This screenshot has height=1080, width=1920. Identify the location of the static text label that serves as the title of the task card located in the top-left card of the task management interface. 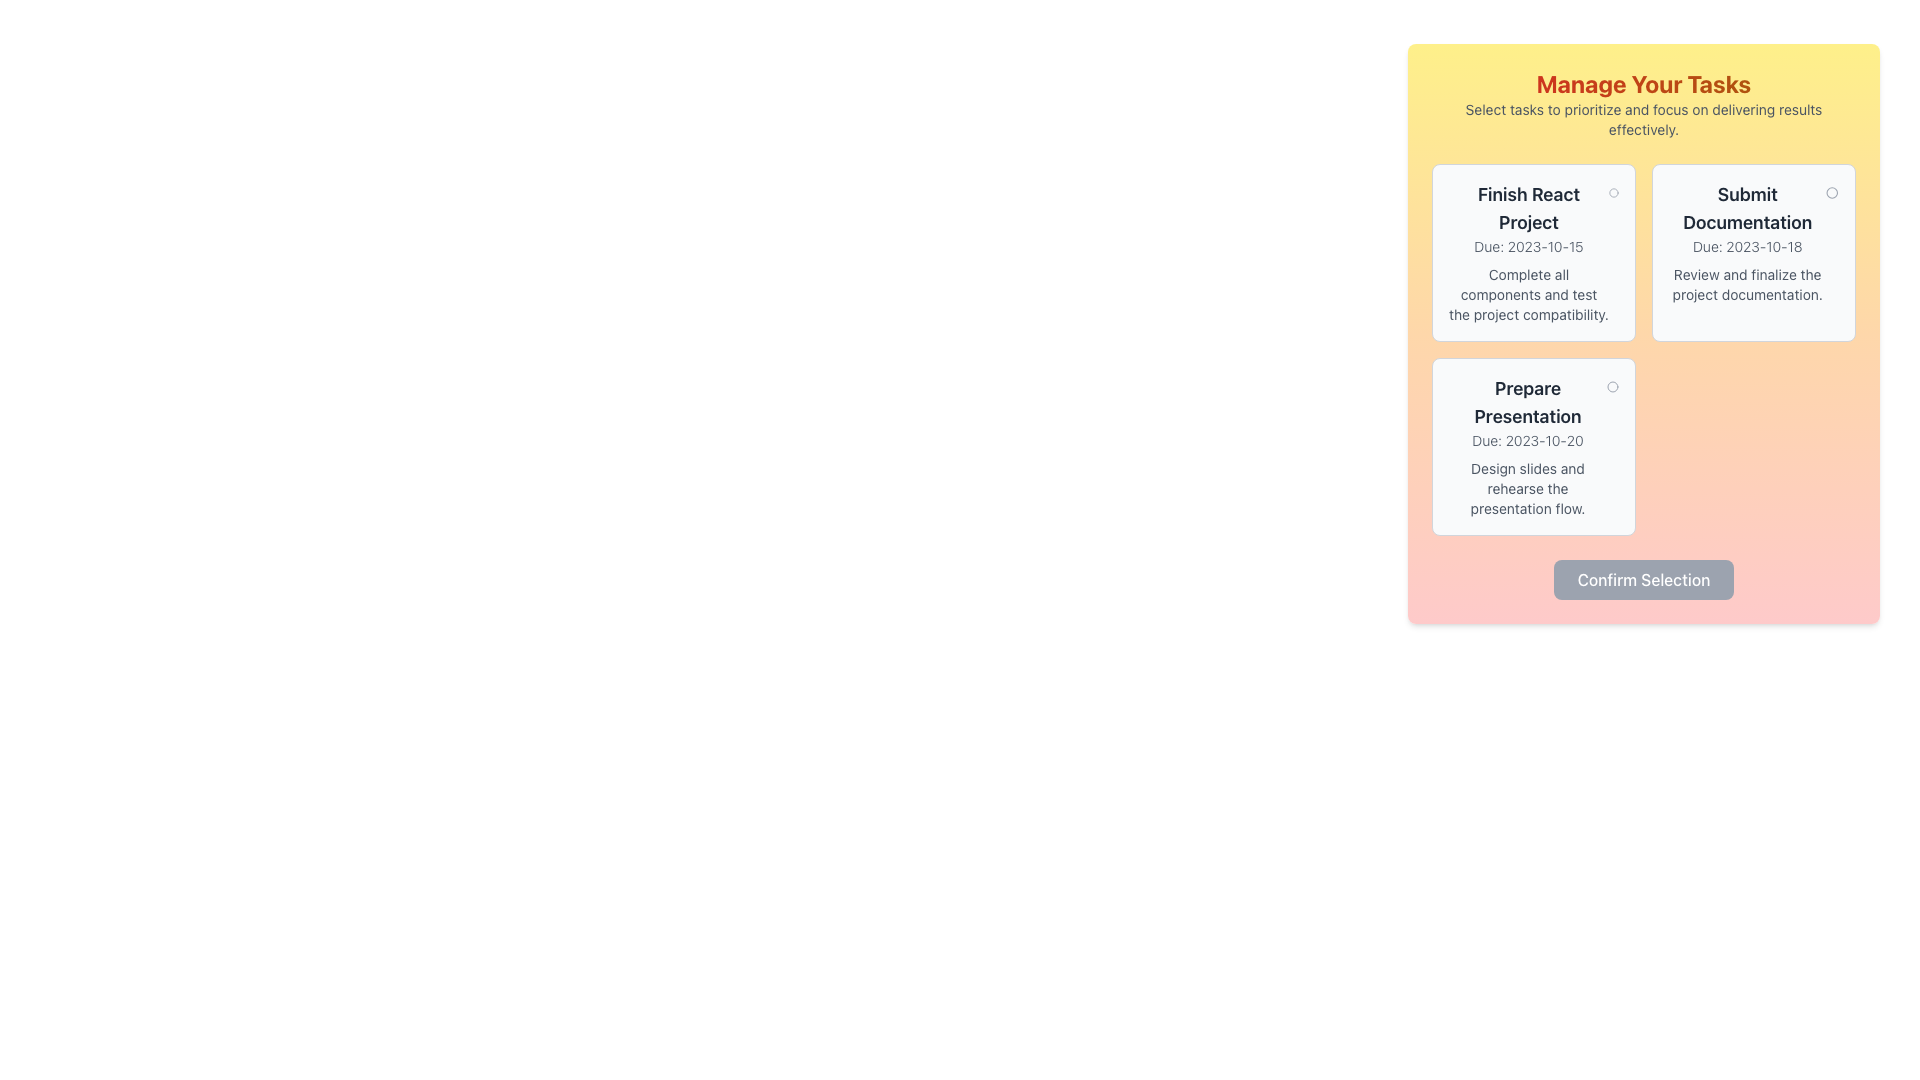
(1528, 208).